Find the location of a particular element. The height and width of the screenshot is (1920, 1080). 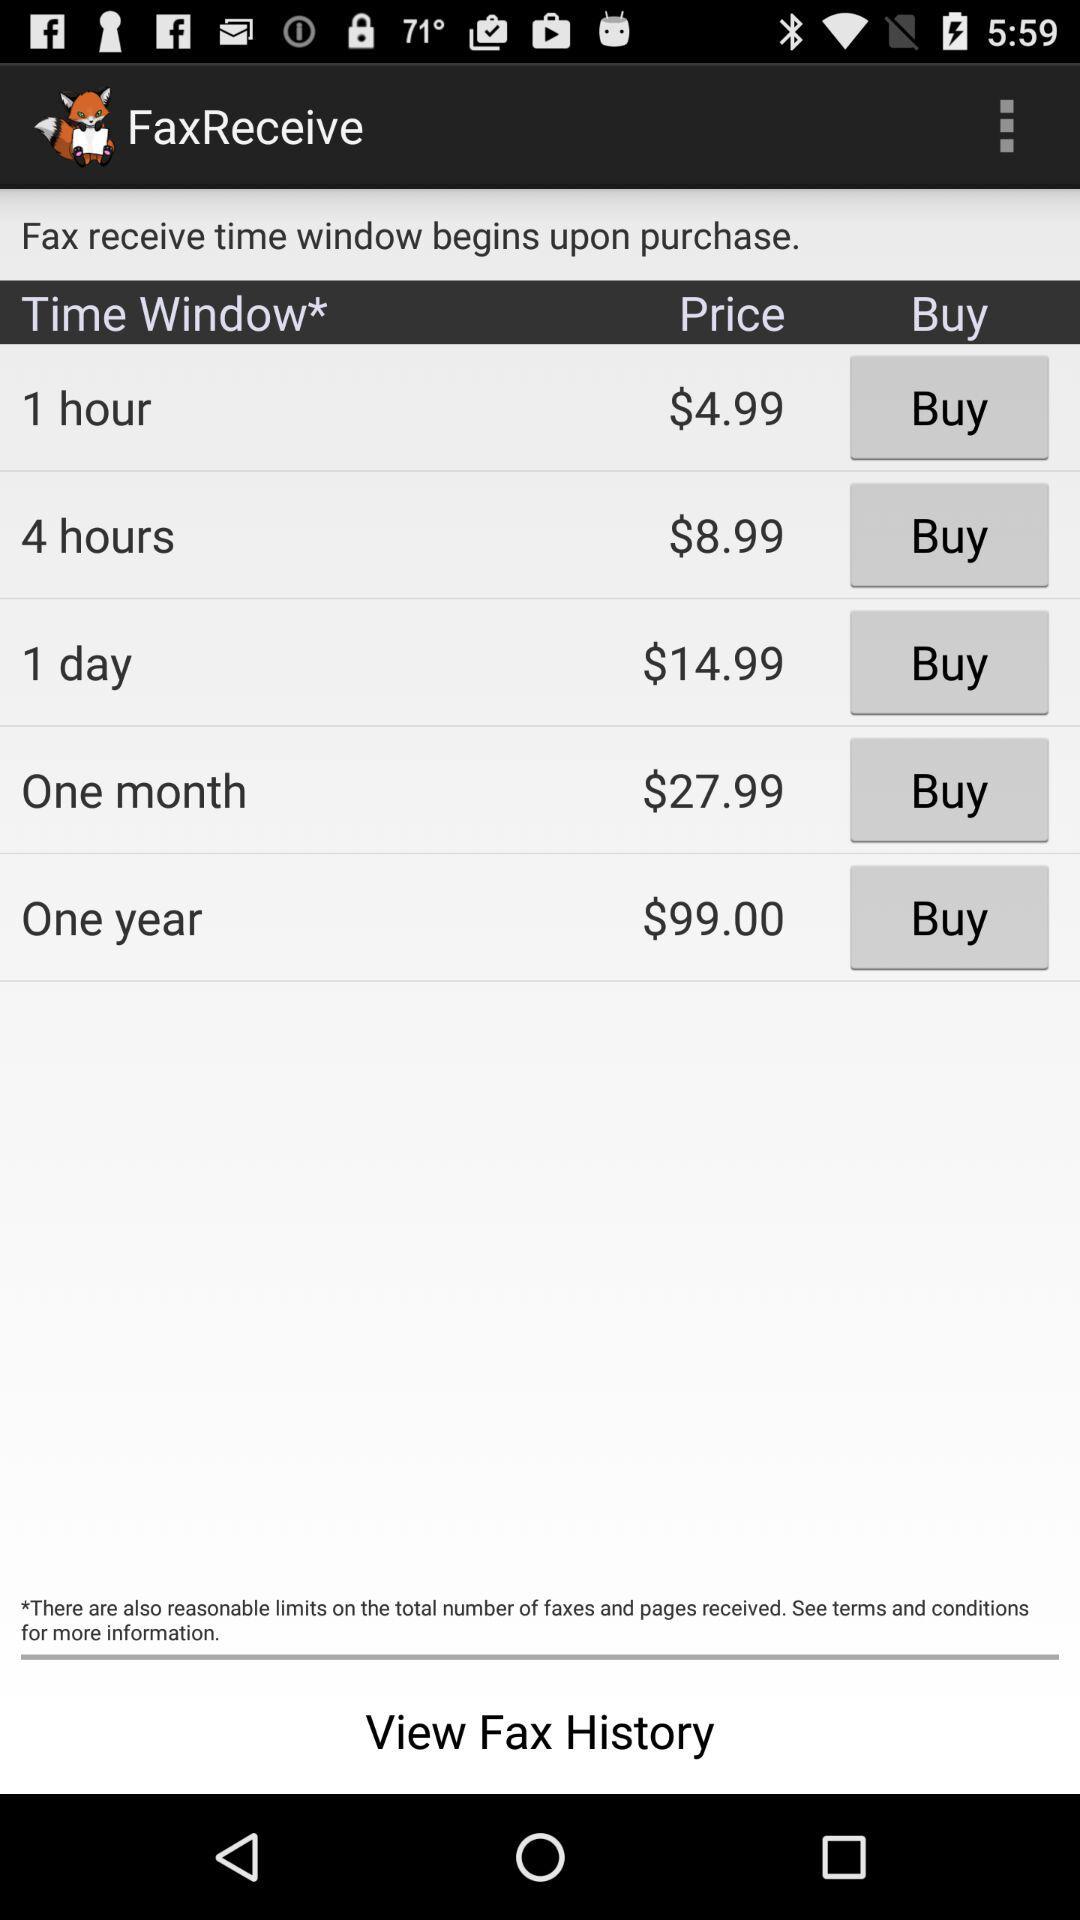

the icon next to $4.99 icon is located at coordinates (265, 534).